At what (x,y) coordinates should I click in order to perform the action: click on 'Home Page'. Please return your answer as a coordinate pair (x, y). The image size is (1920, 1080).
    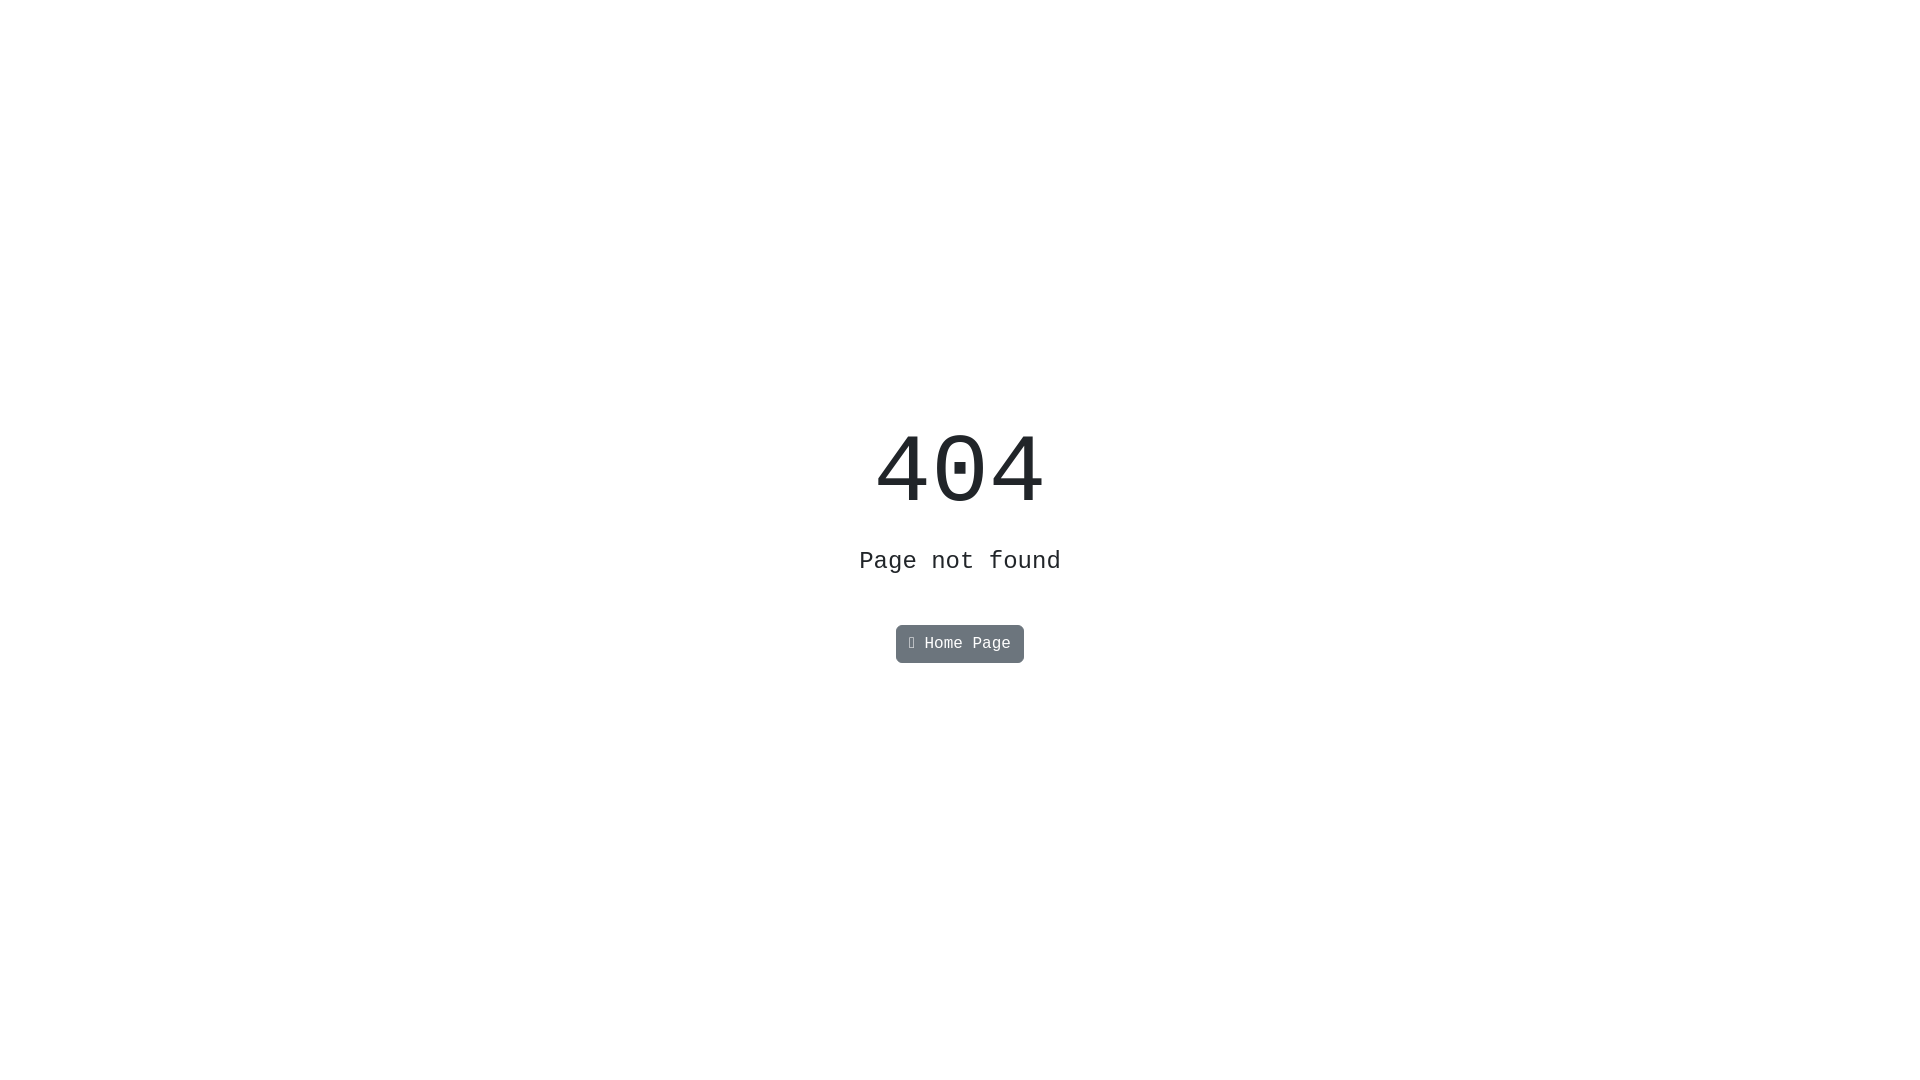
    Looking at the image, I should click on (960, 644).